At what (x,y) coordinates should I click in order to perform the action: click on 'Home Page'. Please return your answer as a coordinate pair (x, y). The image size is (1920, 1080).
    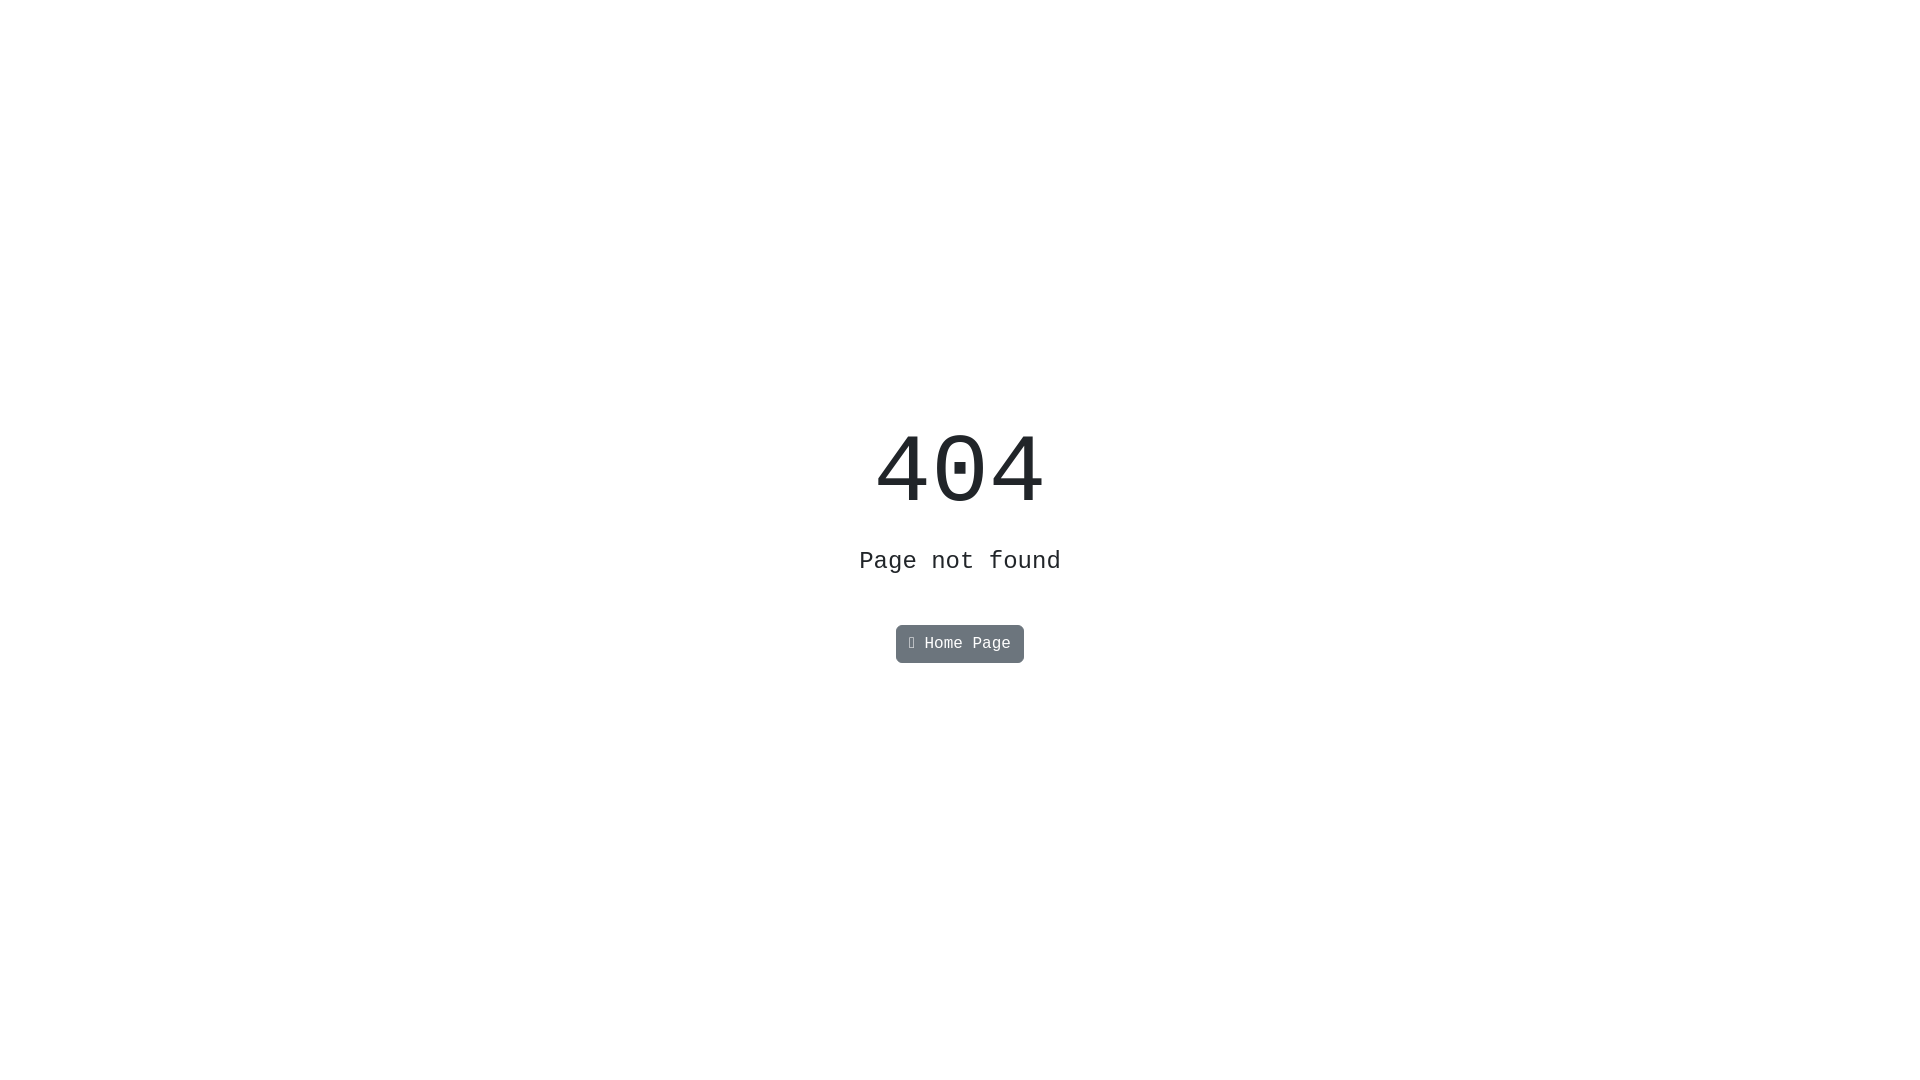
    Looking at the image, I should click on (960, 644).